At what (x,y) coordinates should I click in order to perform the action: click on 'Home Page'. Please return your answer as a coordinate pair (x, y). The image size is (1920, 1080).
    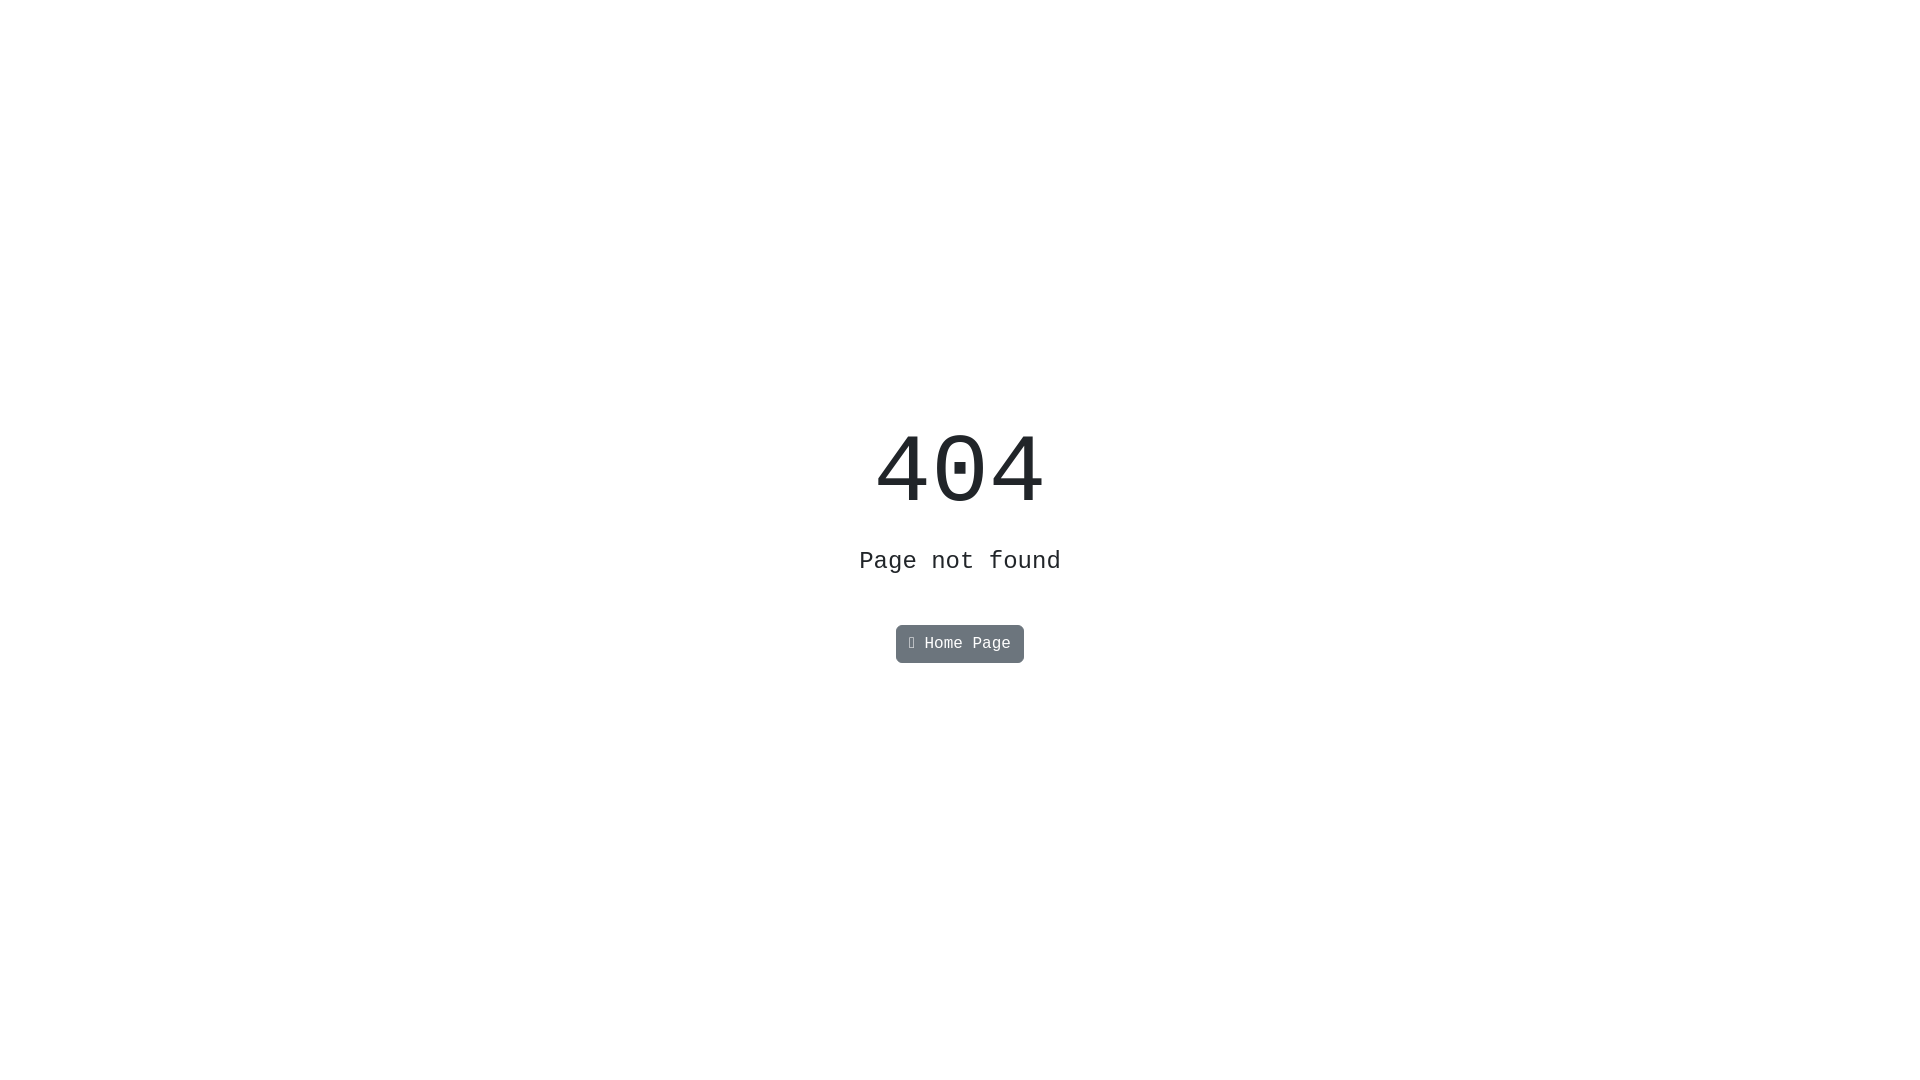
    Looking at the image, I should click on (960, 644).